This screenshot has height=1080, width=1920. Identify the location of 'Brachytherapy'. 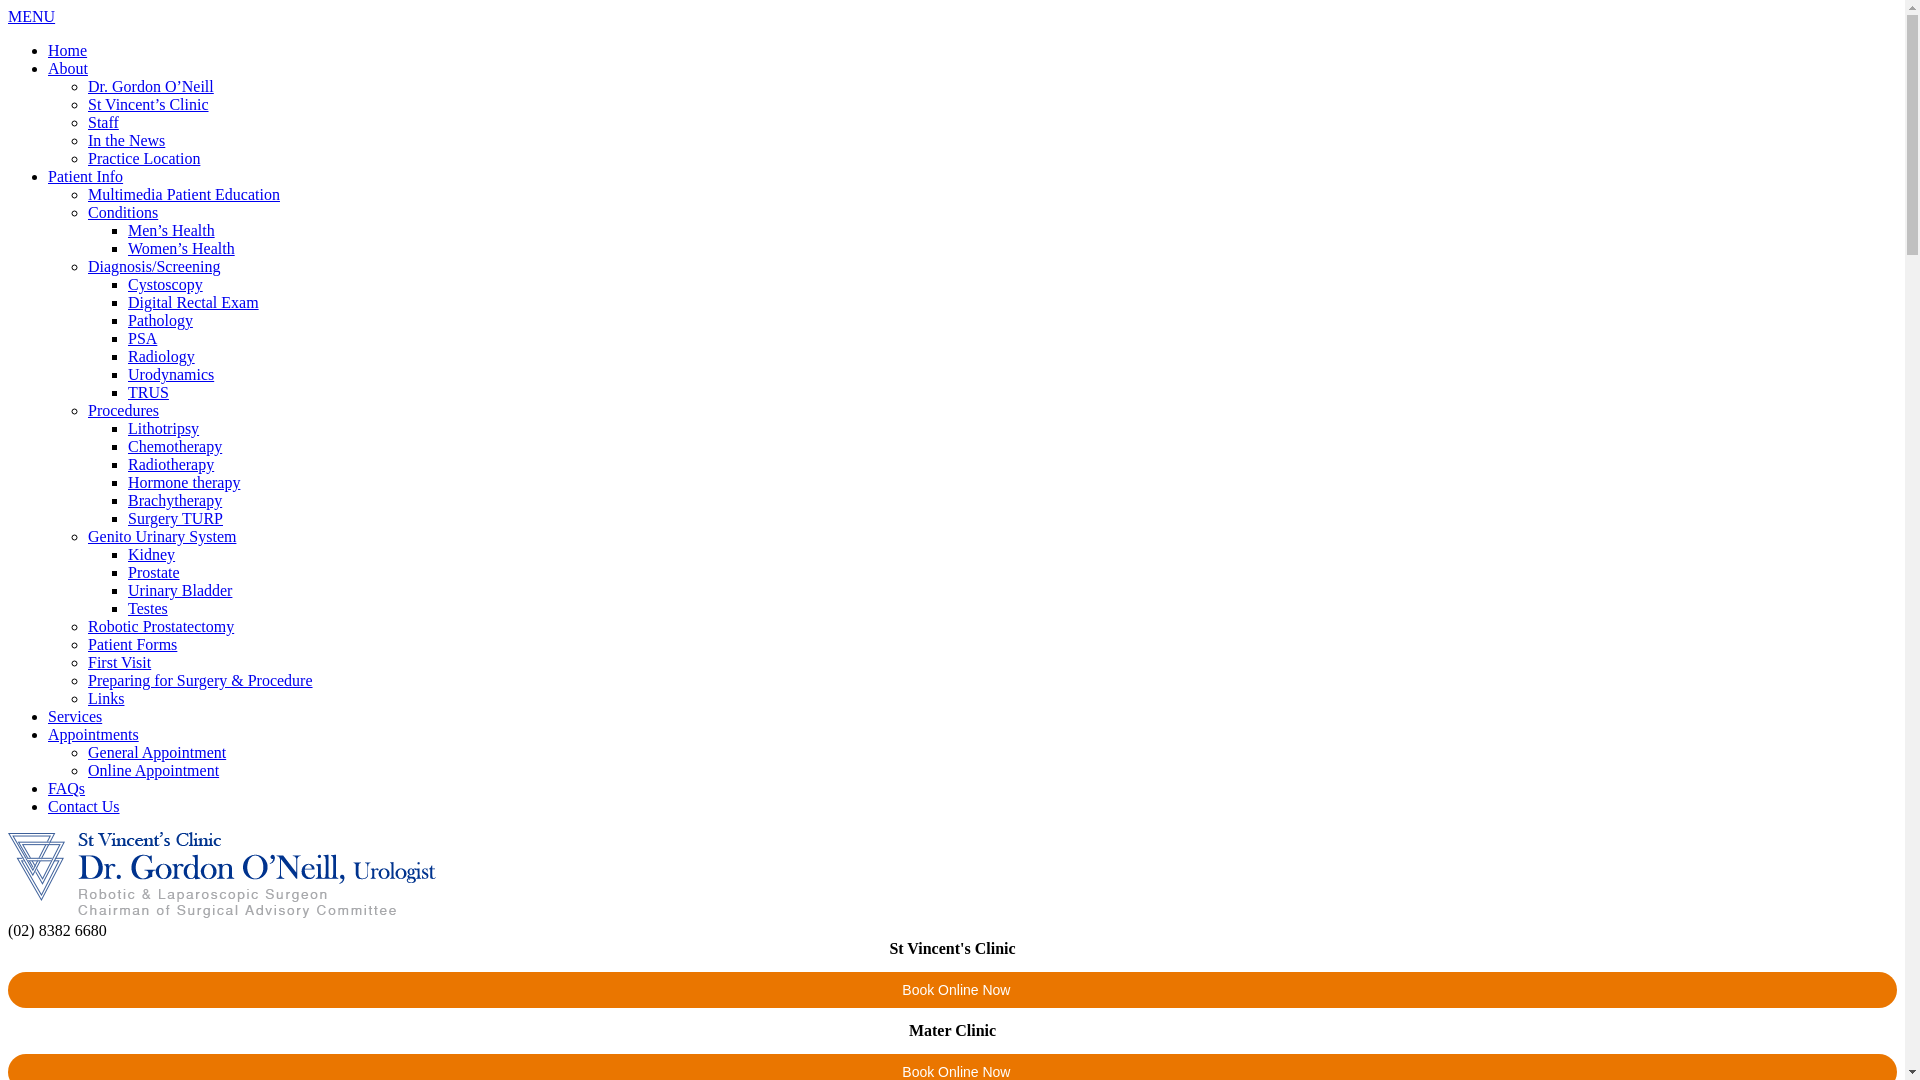
(174, 499).